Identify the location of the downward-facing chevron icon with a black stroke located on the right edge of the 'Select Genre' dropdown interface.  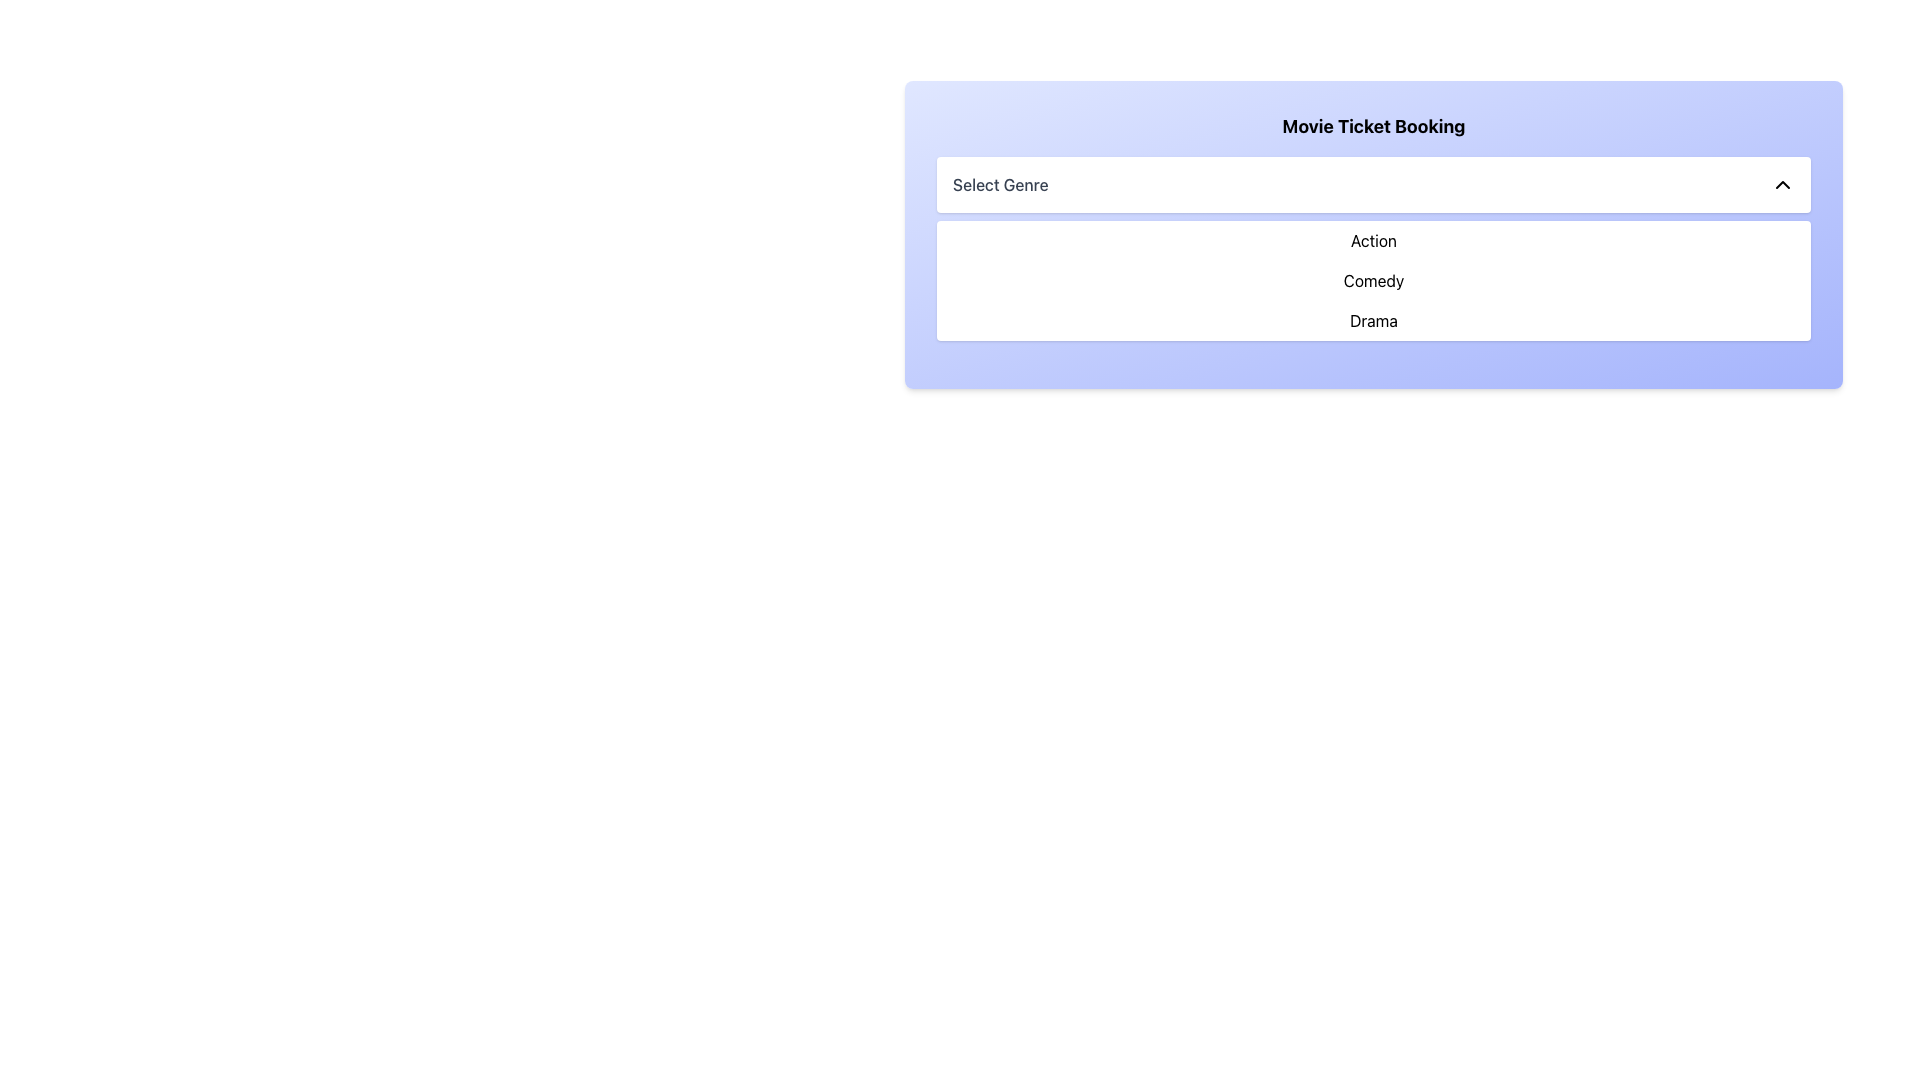
(1782, 185).